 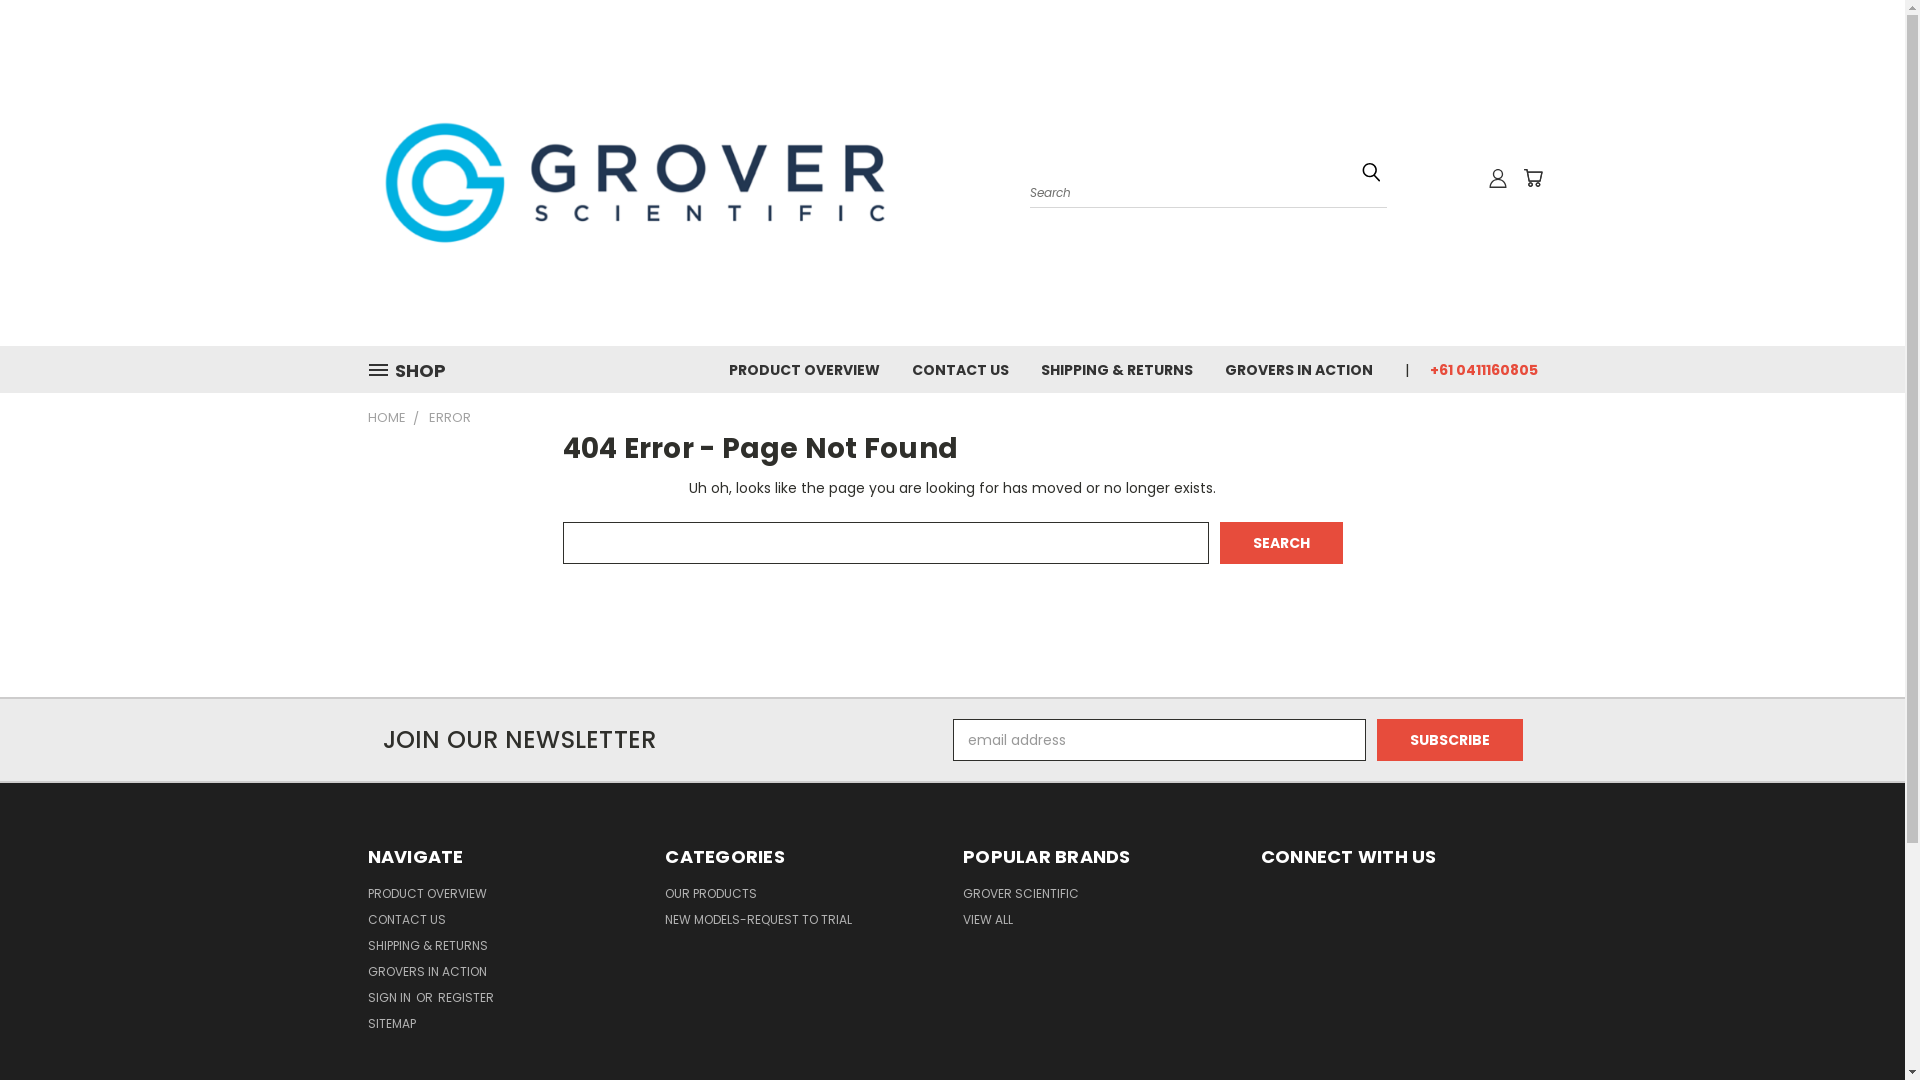 What do you see at coordinates (710, 896) in the screenshot?
I see `'OUR PRODUCTS'` at bounding box center [710, 896].